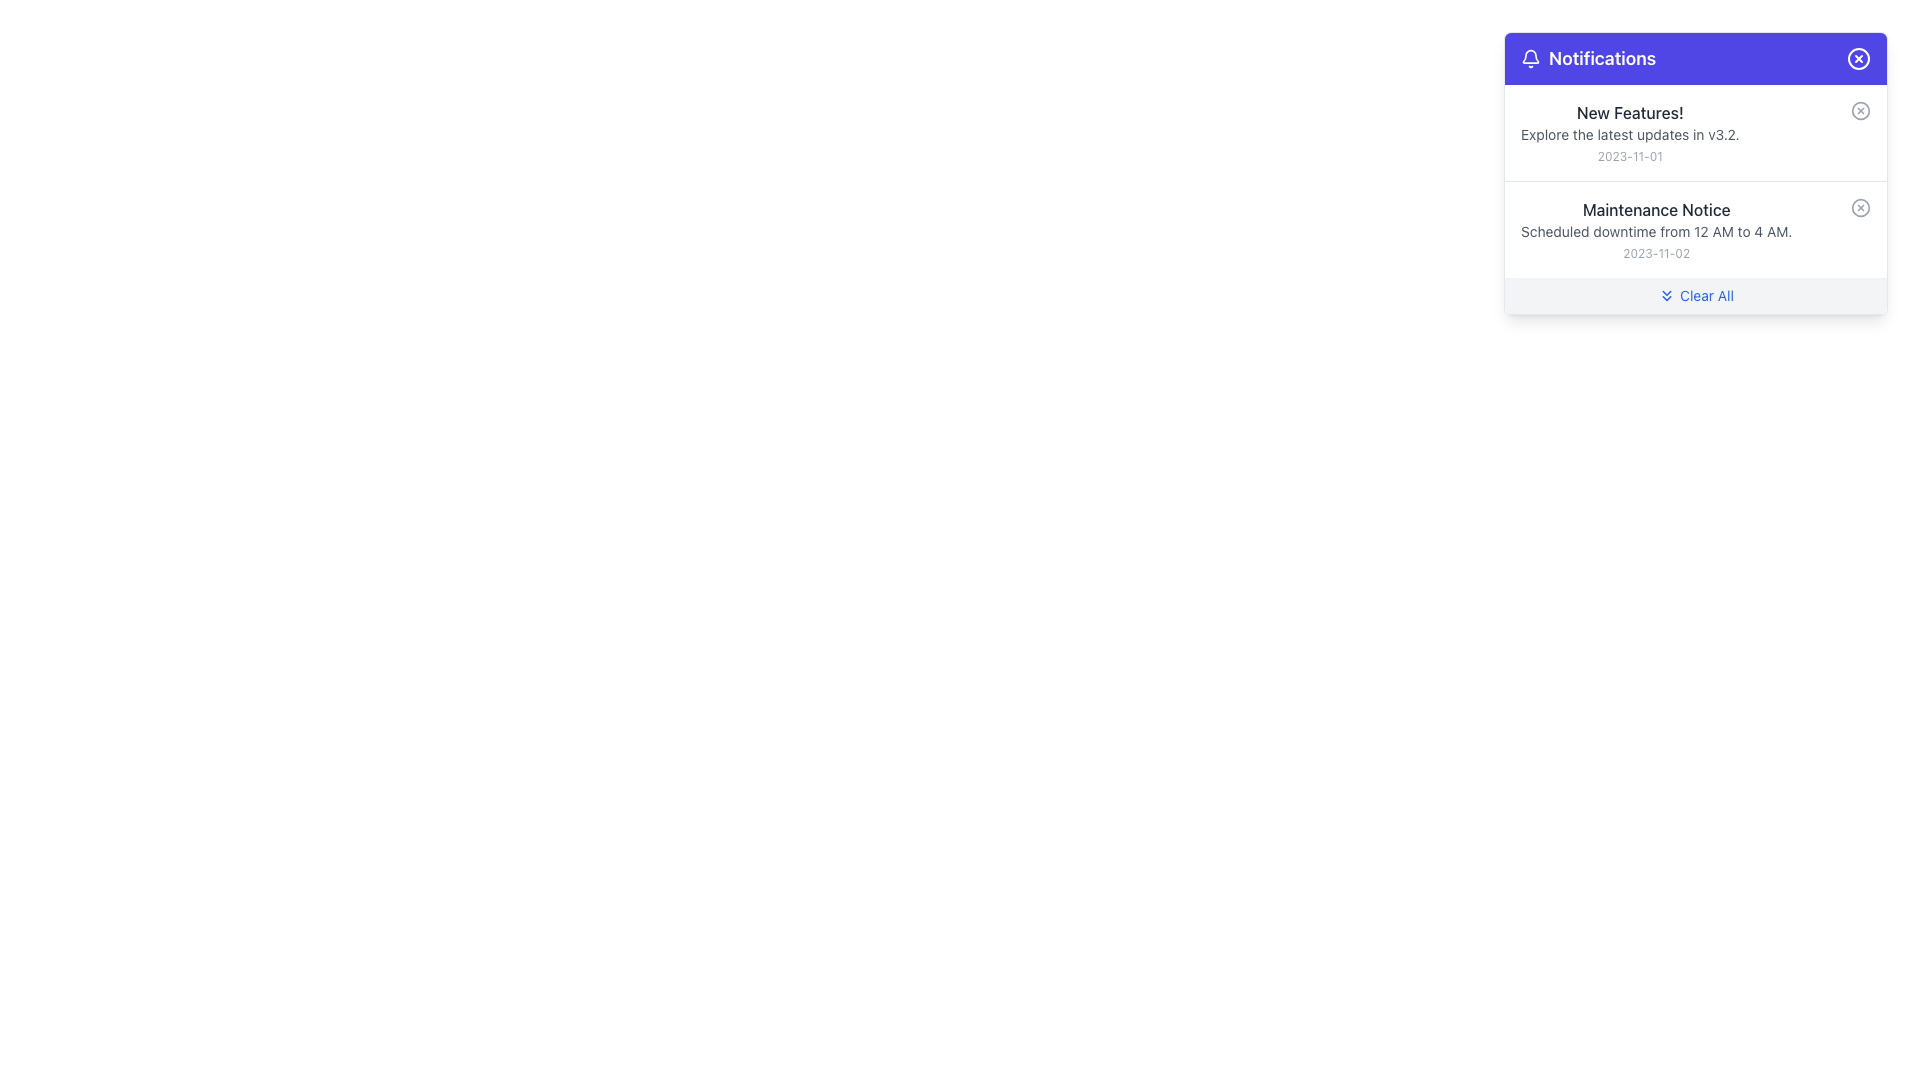 The height and width of the screenshot is (1080, 1920). Describe the element at coordinates (1656, 253) in the screenshot. I see `the timestamp text label located in the bottom-right corner of the maintenance notice notification box` at that location.